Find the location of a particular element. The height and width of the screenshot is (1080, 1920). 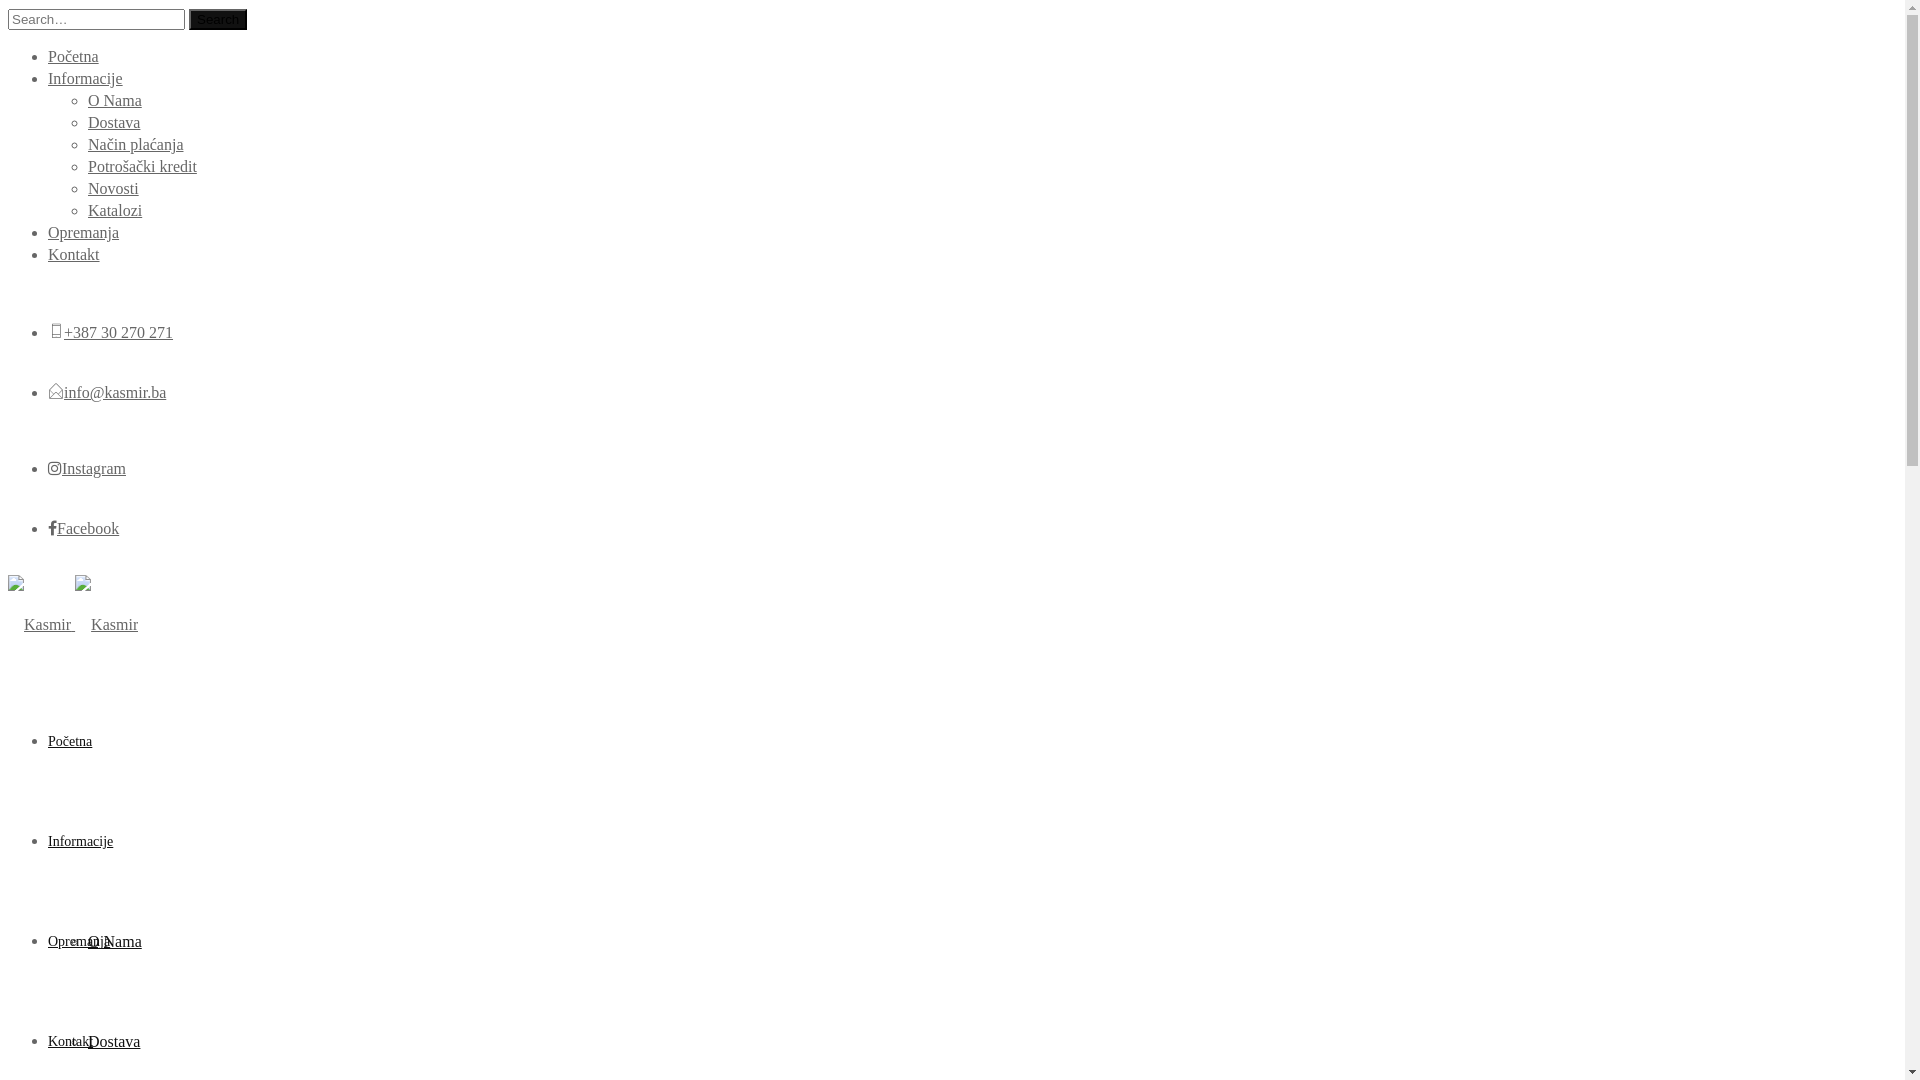

'Facebook' is located at coordinates (82, 527).